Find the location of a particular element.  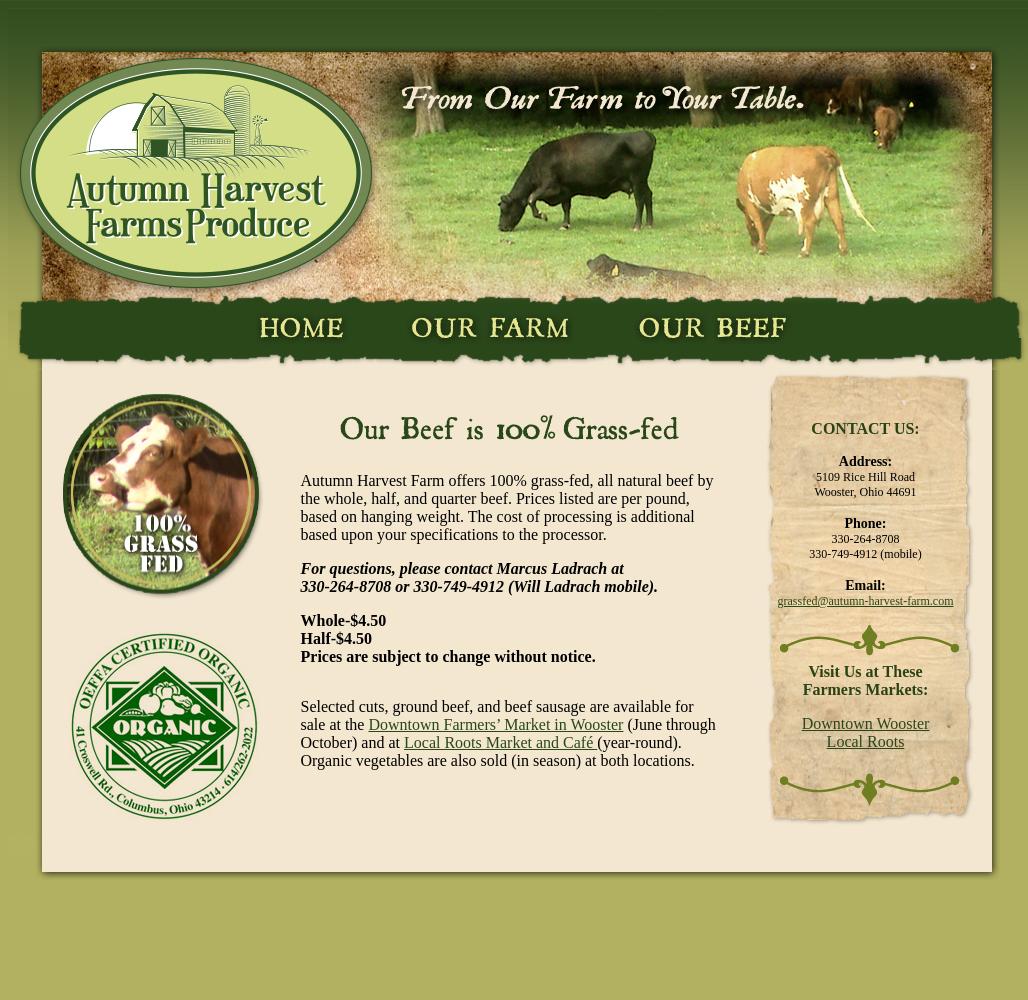

'Local Roots' is located at coordinates (863, 740).